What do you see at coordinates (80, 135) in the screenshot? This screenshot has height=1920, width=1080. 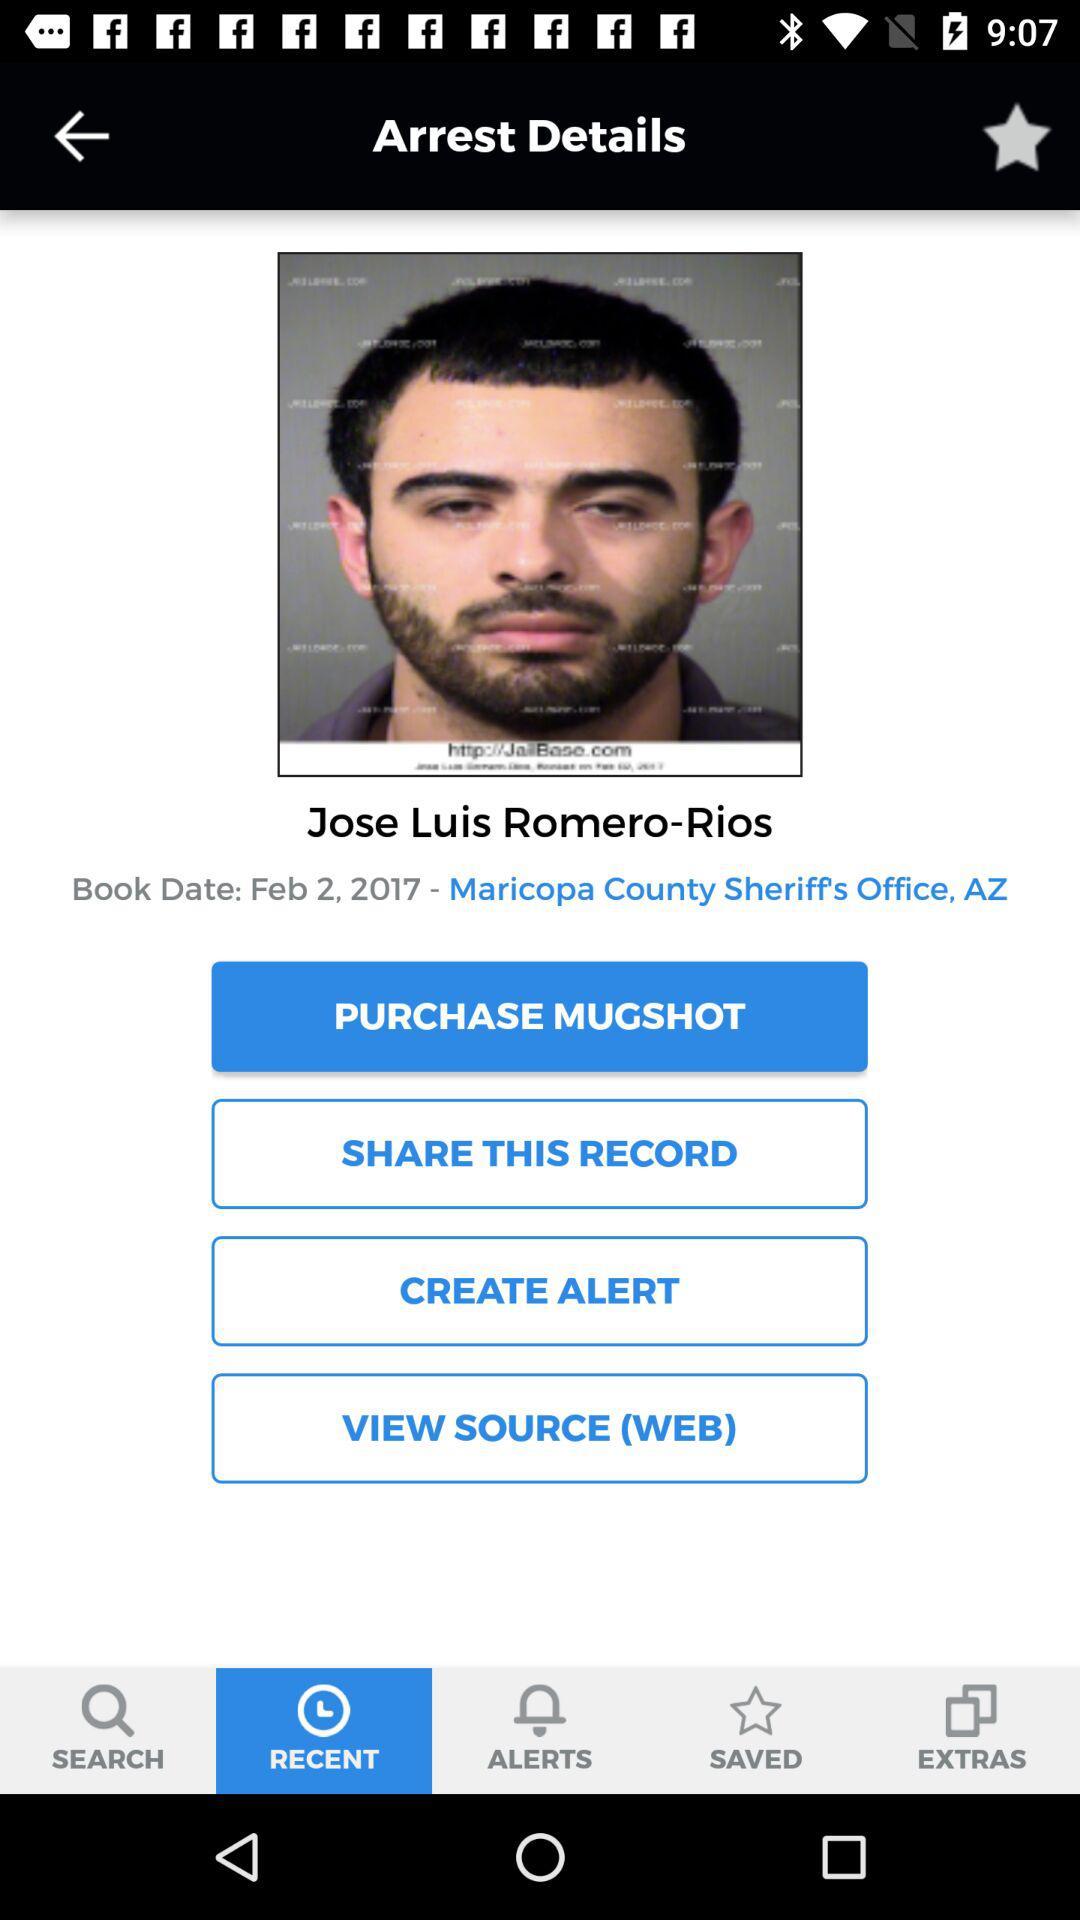 I see `go back` at bounding box center [80, 135].